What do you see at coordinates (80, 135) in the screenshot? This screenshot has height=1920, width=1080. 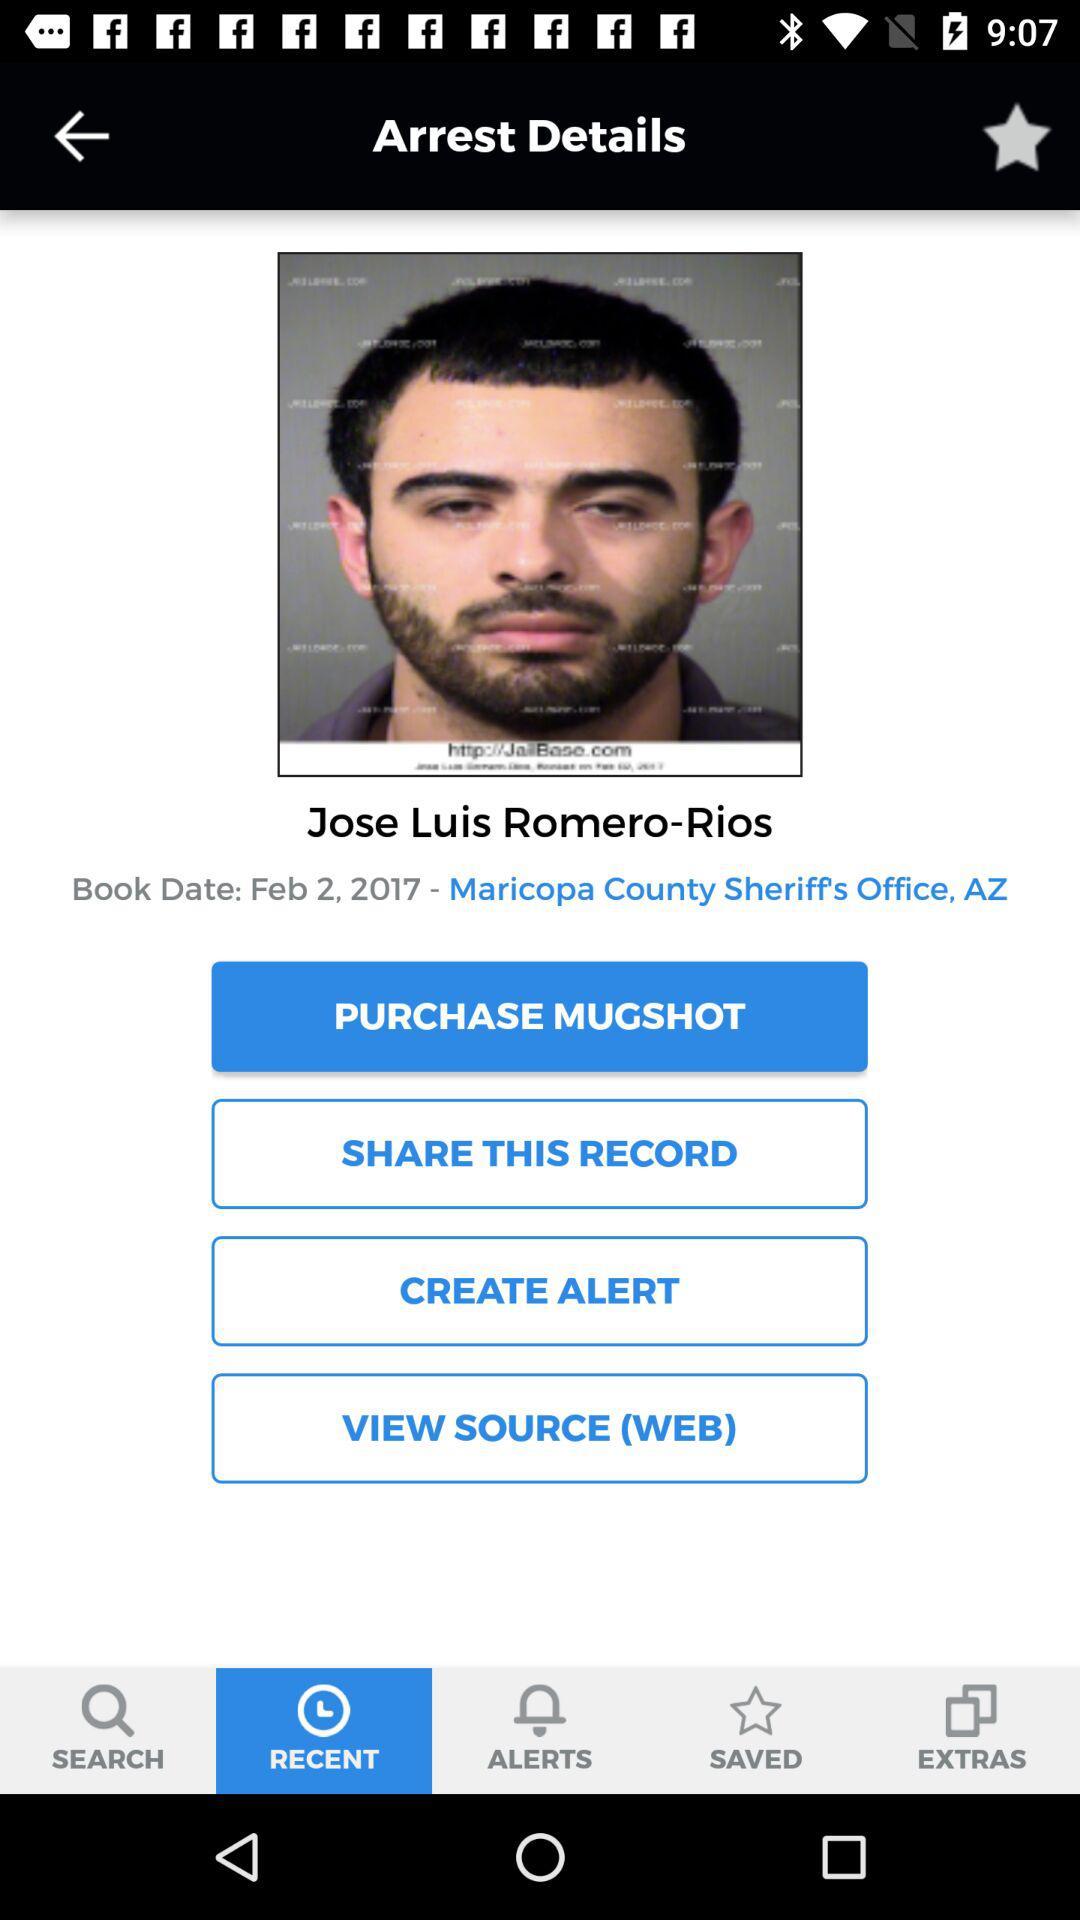 I see `go back` at bounding box center [80, 135].